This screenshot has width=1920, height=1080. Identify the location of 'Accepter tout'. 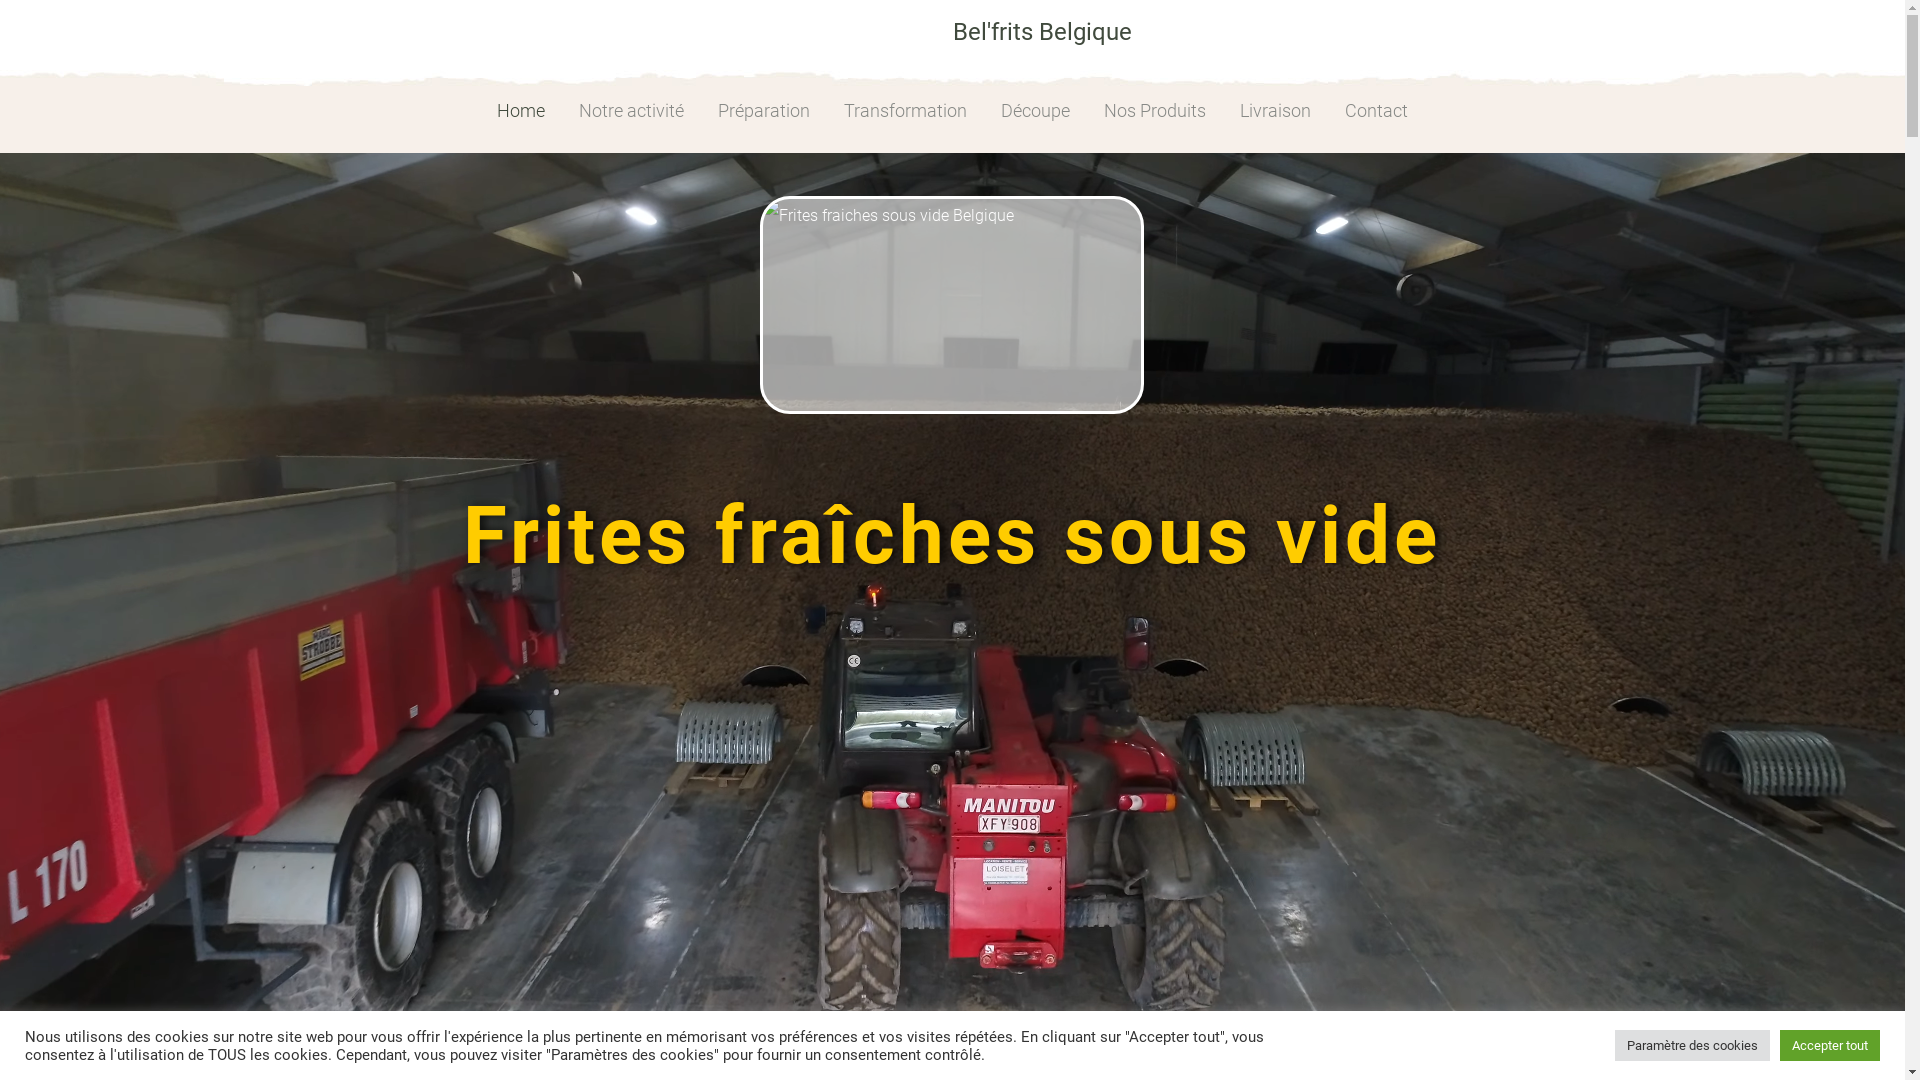
(1829, 1044).